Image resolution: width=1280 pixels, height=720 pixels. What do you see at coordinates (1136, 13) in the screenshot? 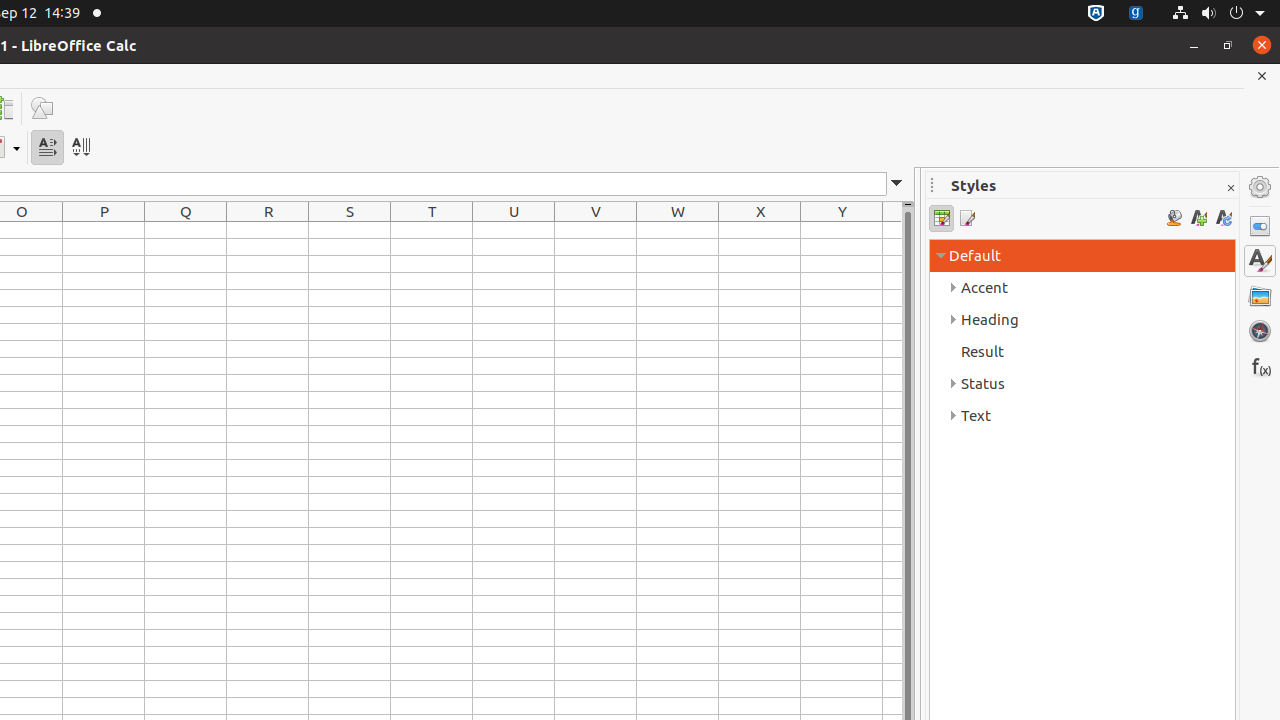
I see `':1.21/StatusNotifierItem'` at bounding box center [1136, 13].